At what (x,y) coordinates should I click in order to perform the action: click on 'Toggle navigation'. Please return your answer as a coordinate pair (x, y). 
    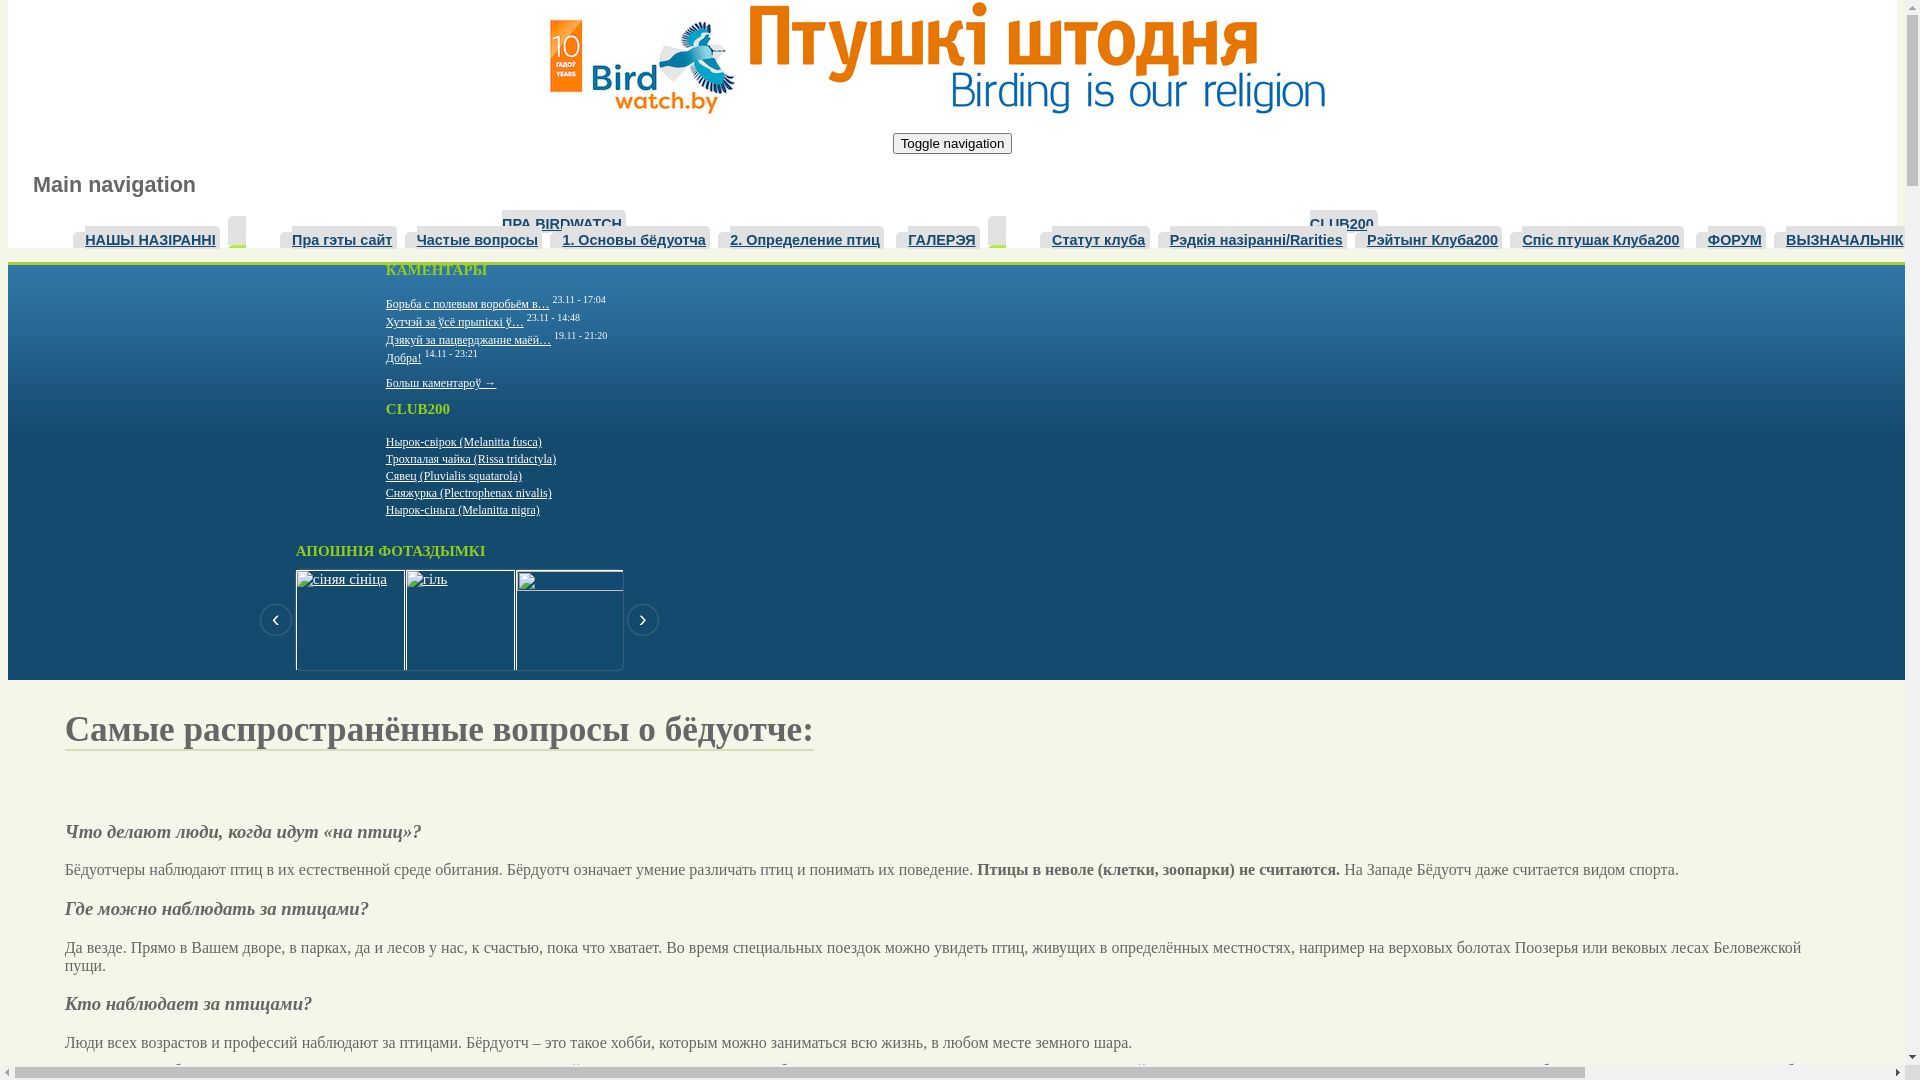
    Looking at the image, I should click on (952, 142).